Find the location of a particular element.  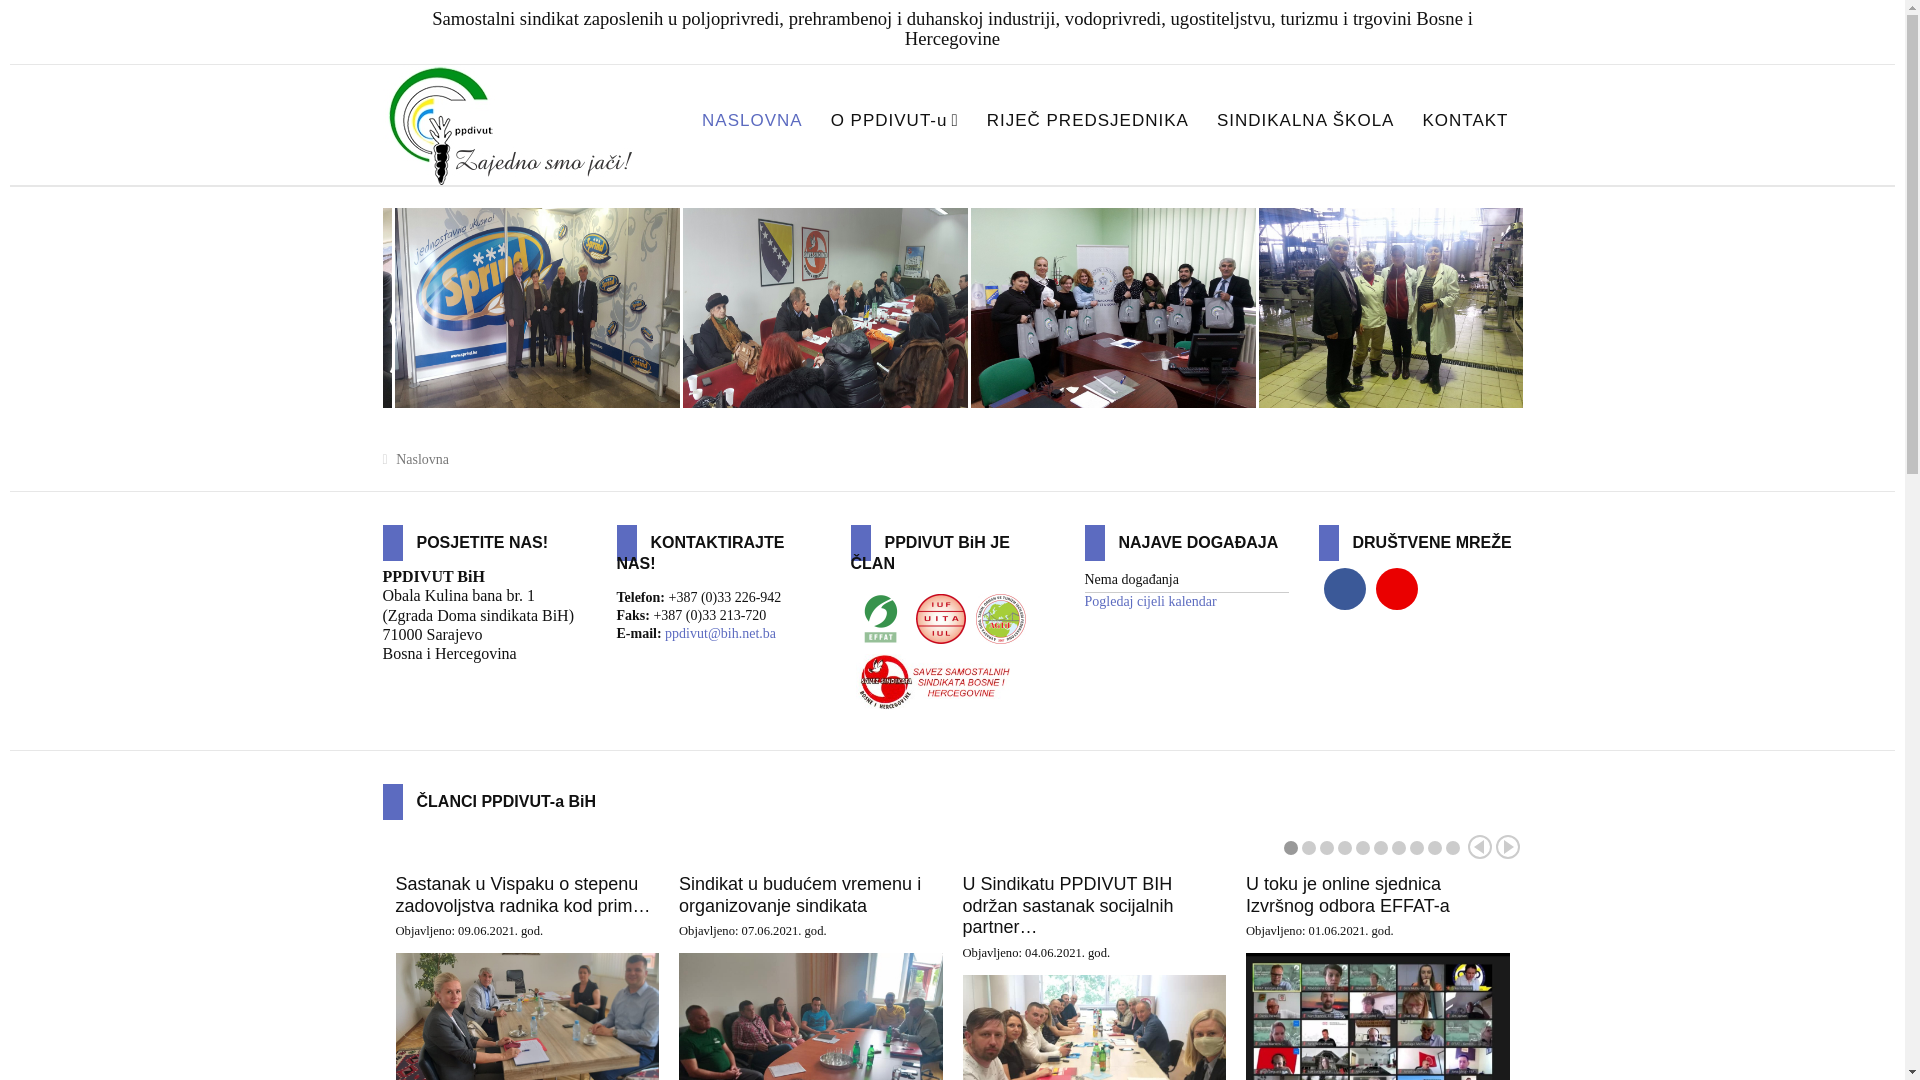

'Prev' is located at coordinates (1479, 847).